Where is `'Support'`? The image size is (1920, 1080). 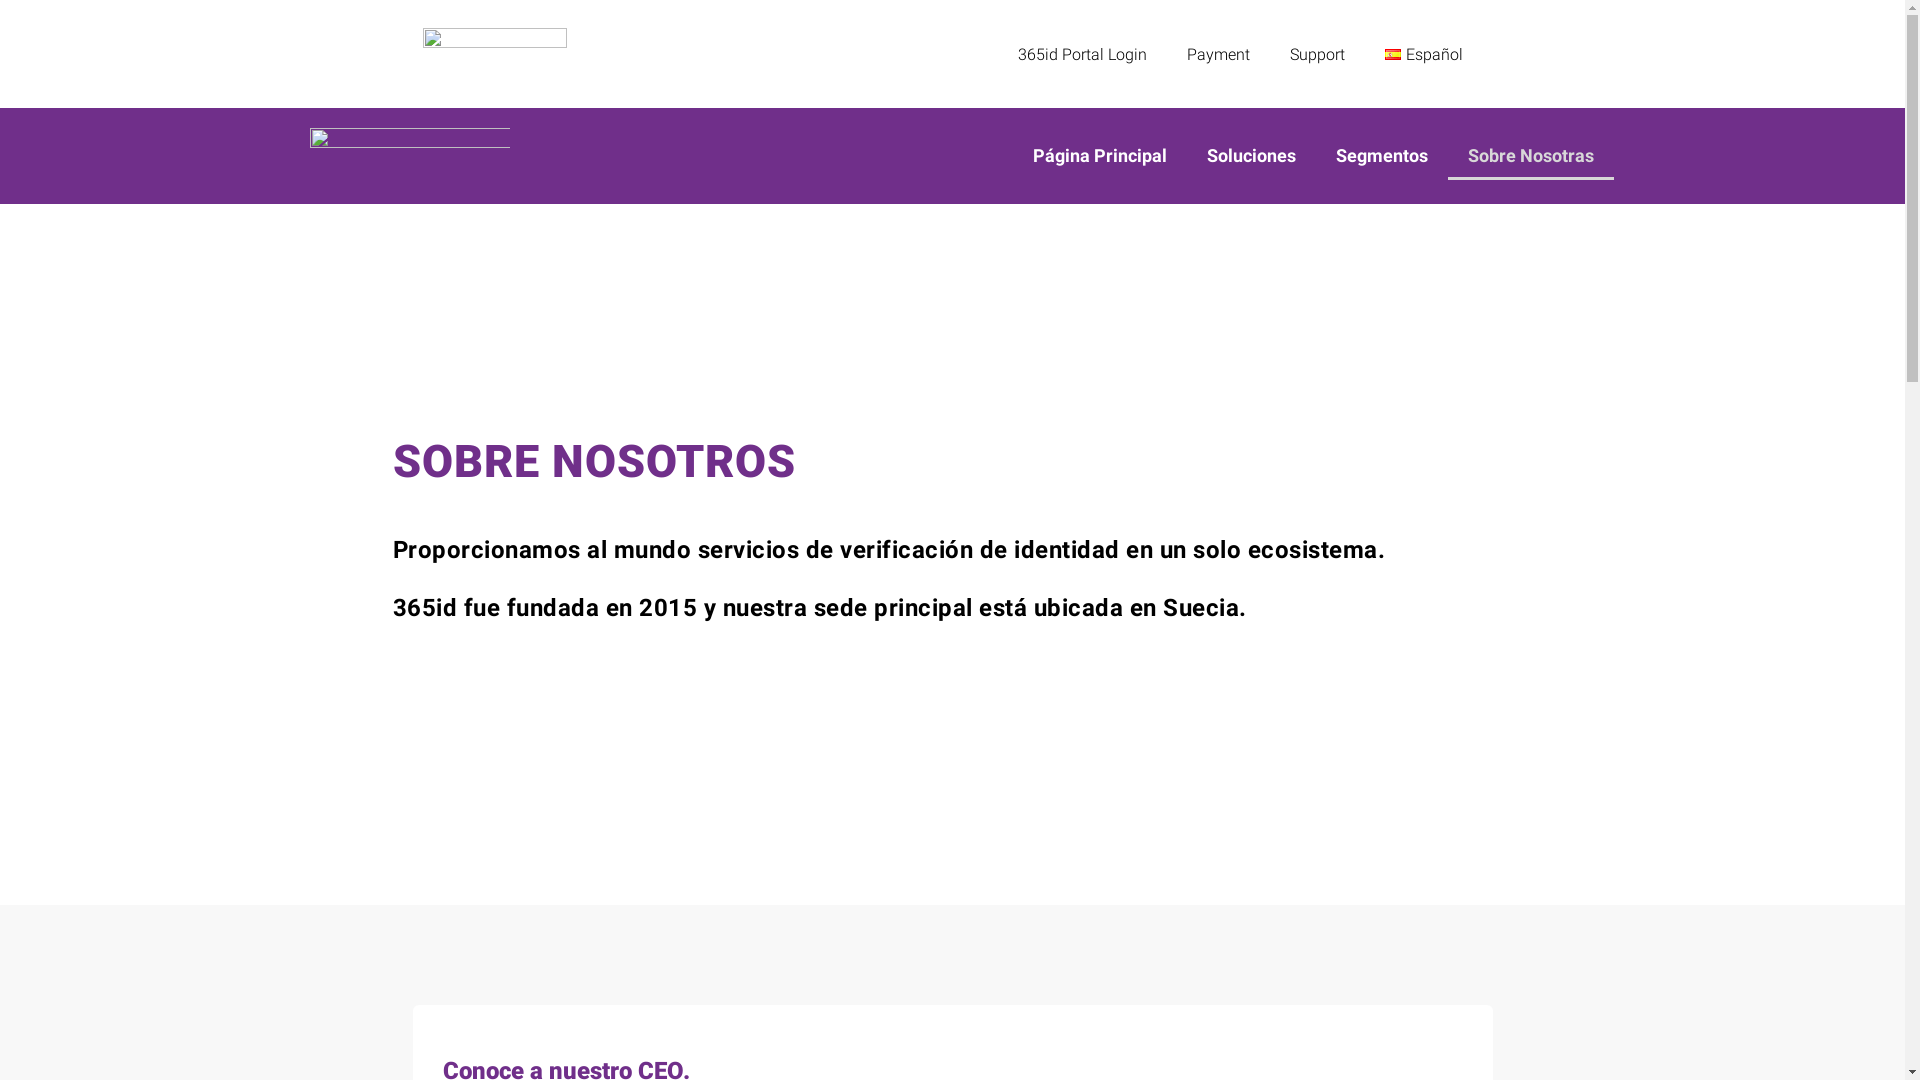
'Support' is located at coordinates (1269, 53).